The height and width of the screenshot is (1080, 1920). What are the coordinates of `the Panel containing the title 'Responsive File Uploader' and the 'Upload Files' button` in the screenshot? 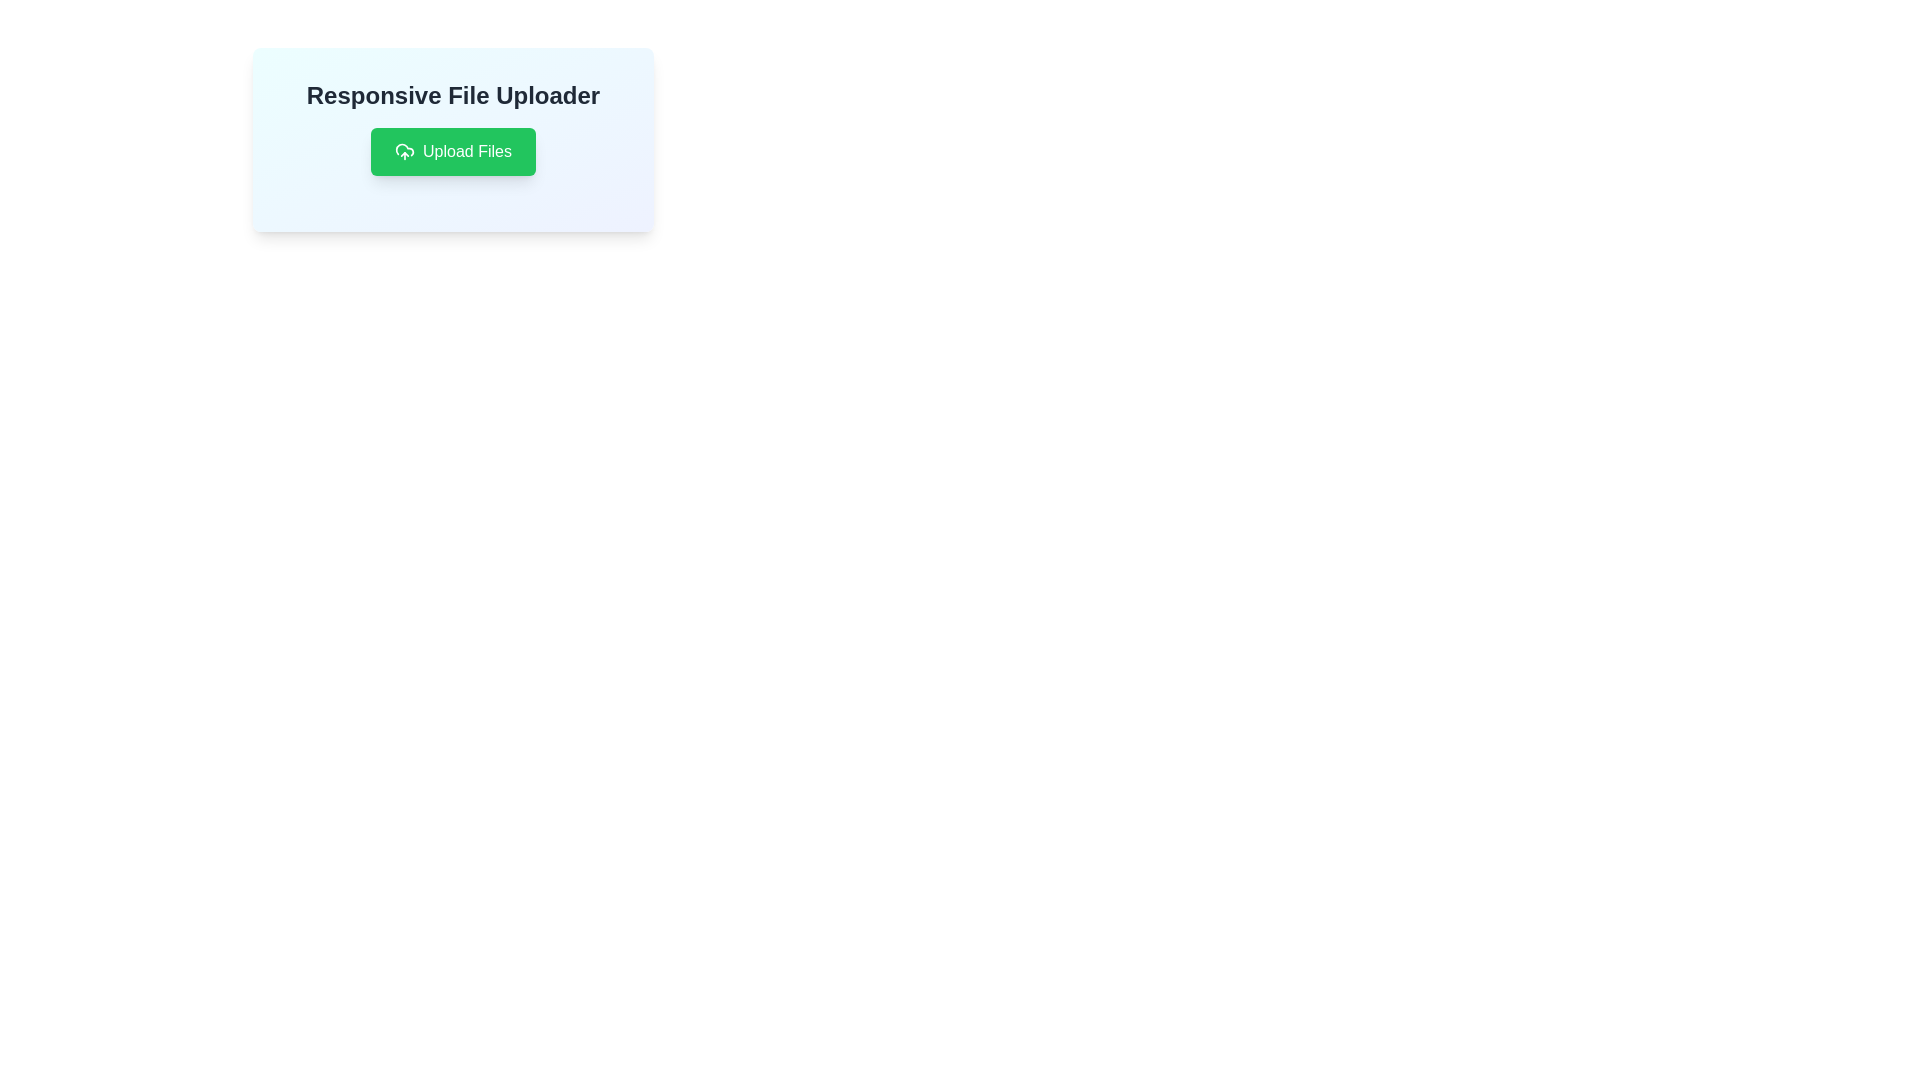 It's located at (452, 138).